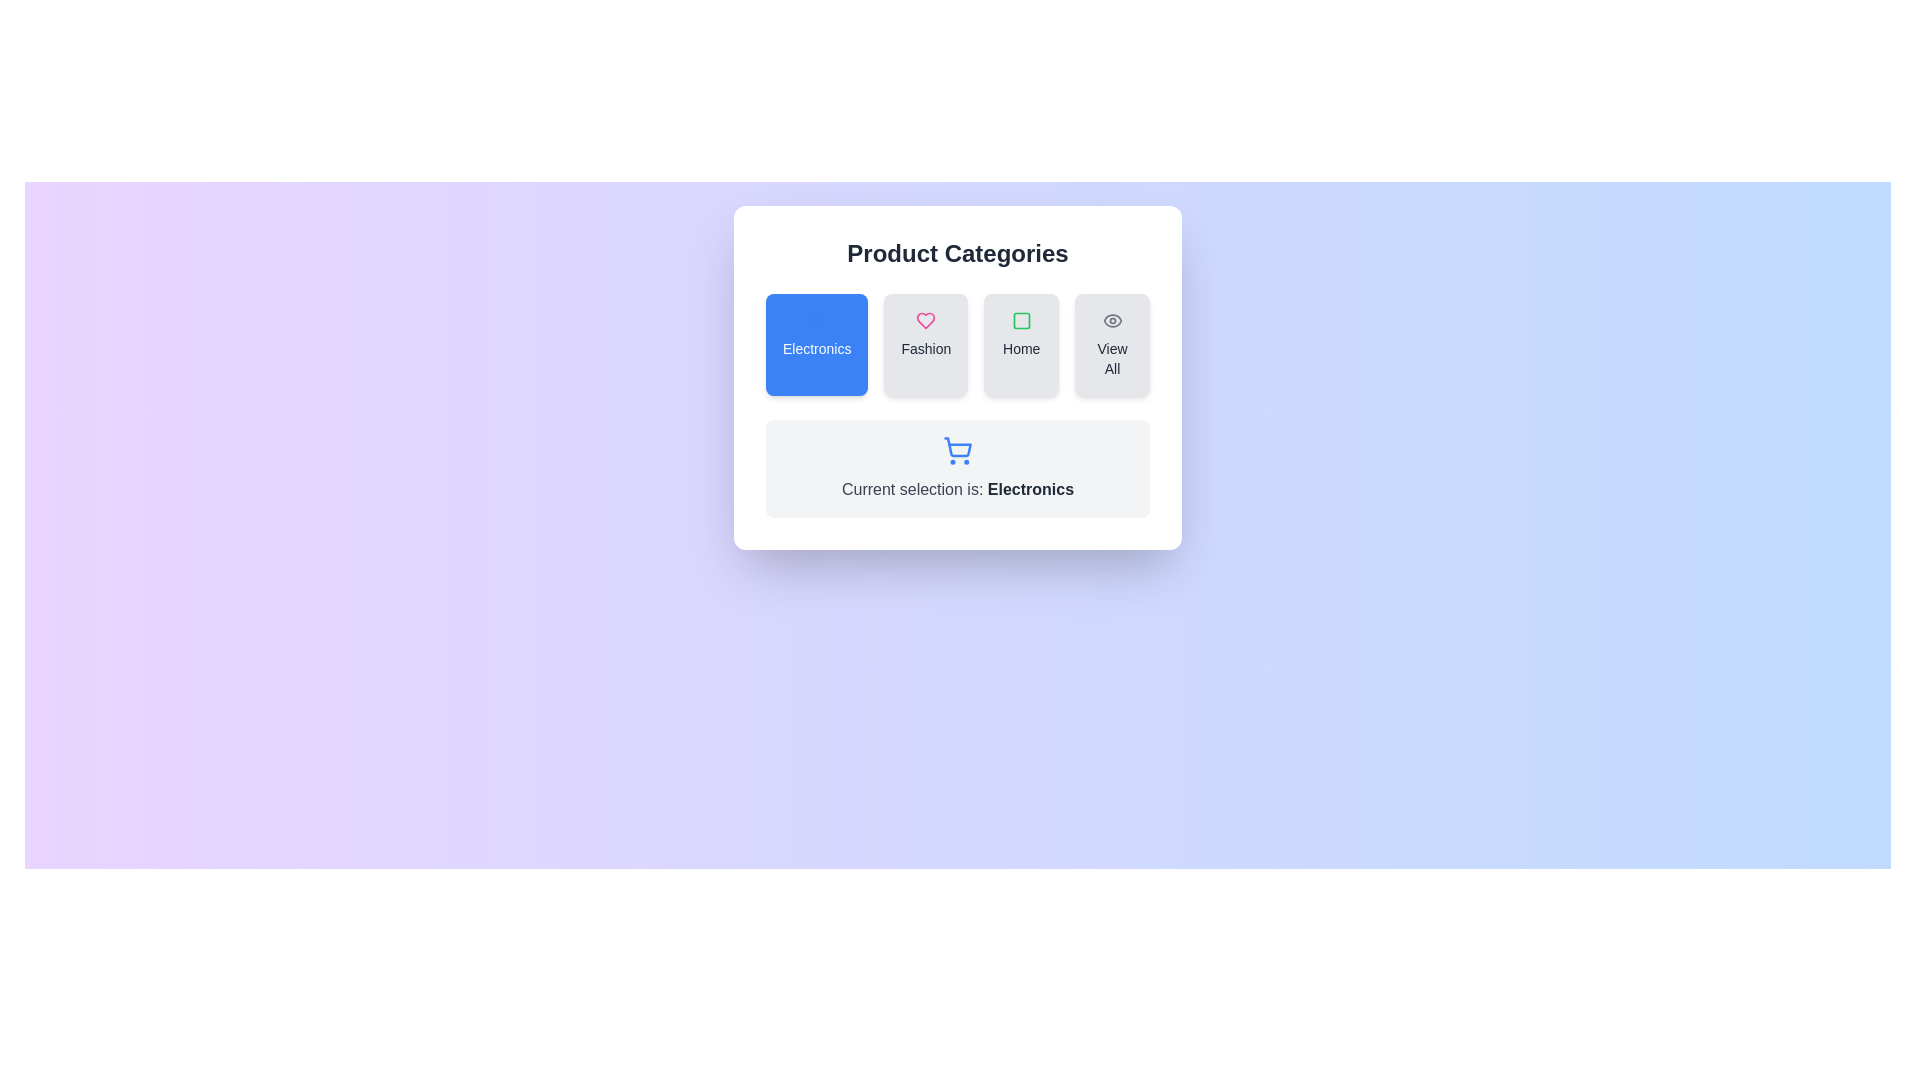 The image size is (1920, 1080). Describe the element at coordinates (957, 446) in the screenshot. I see `the stylized shopping cart icon, which features a rectangular basket, handle, and wheels, located centrally beneath the category selection panel` at that location.